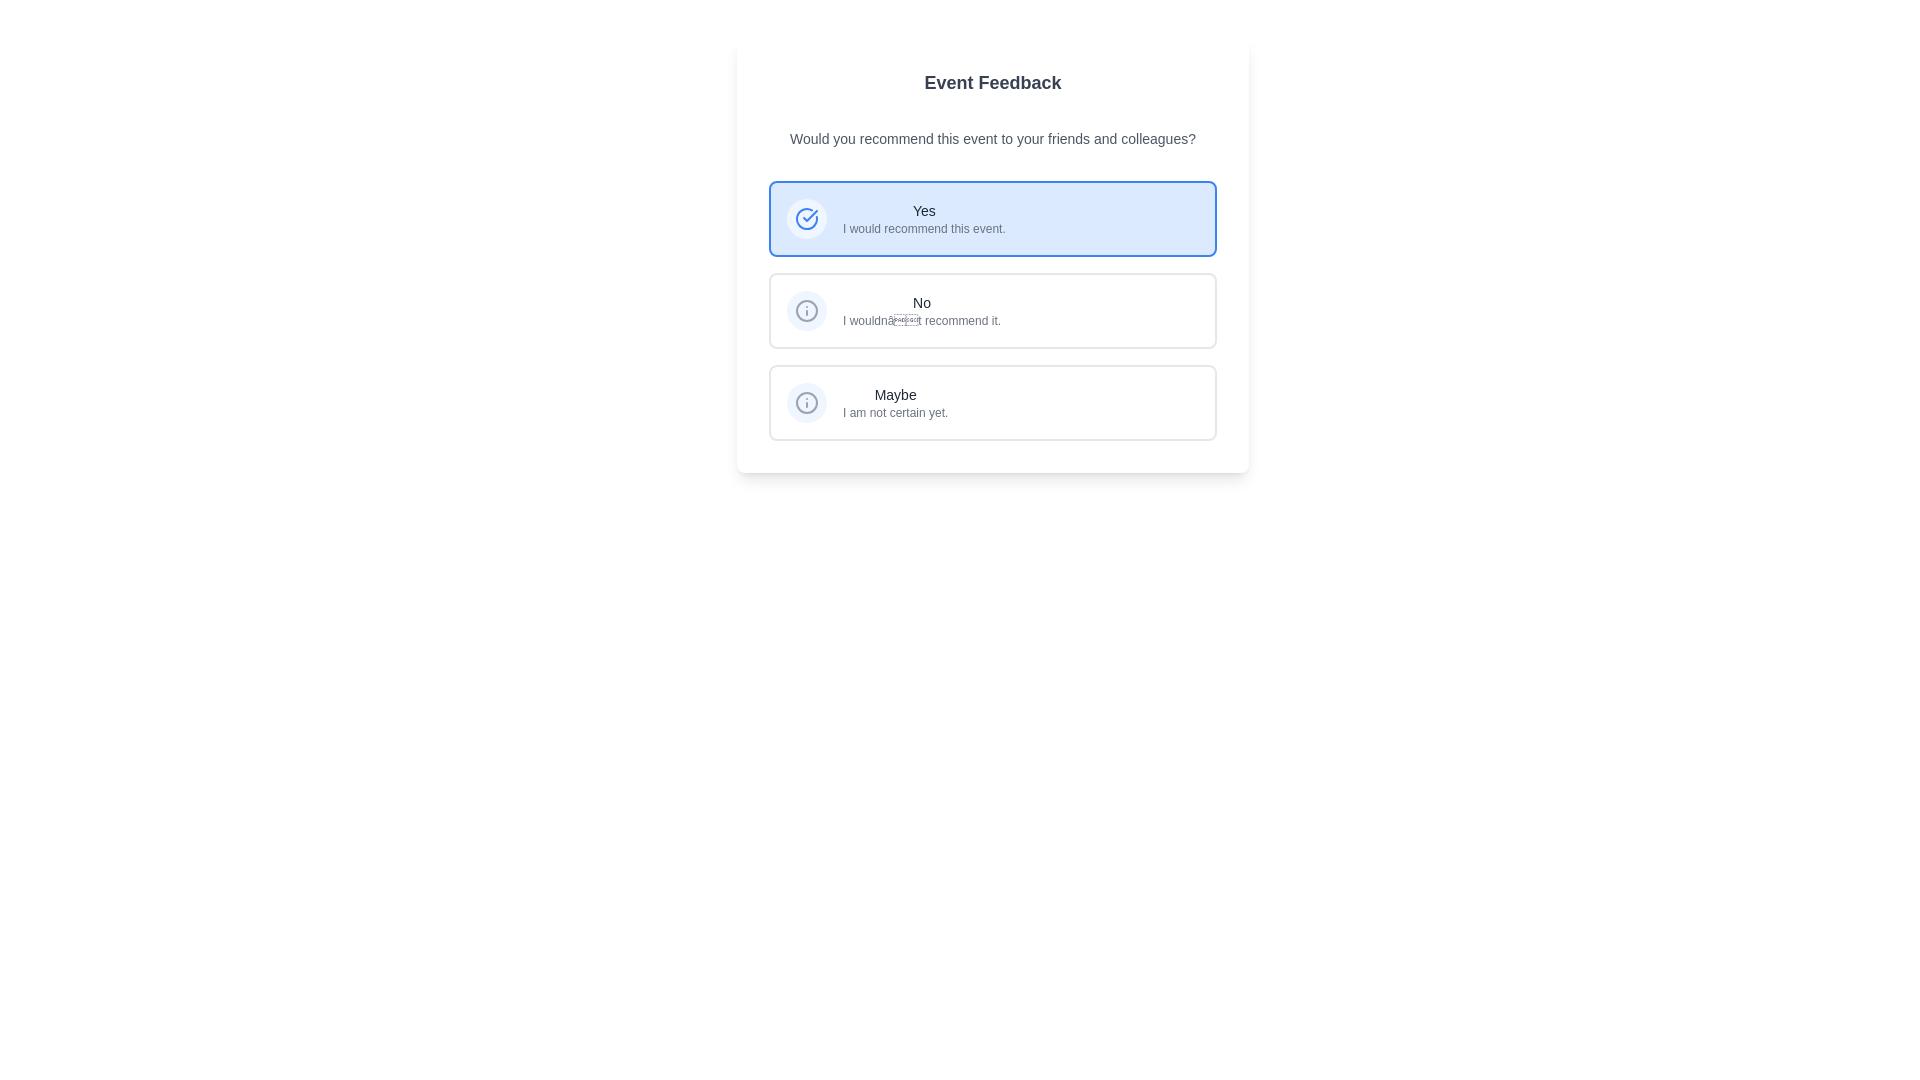  I want to click on the supplementary explanation text label for the 'Maybe' feedback choice located at the bottom of the feedback options, so click(894, 411).